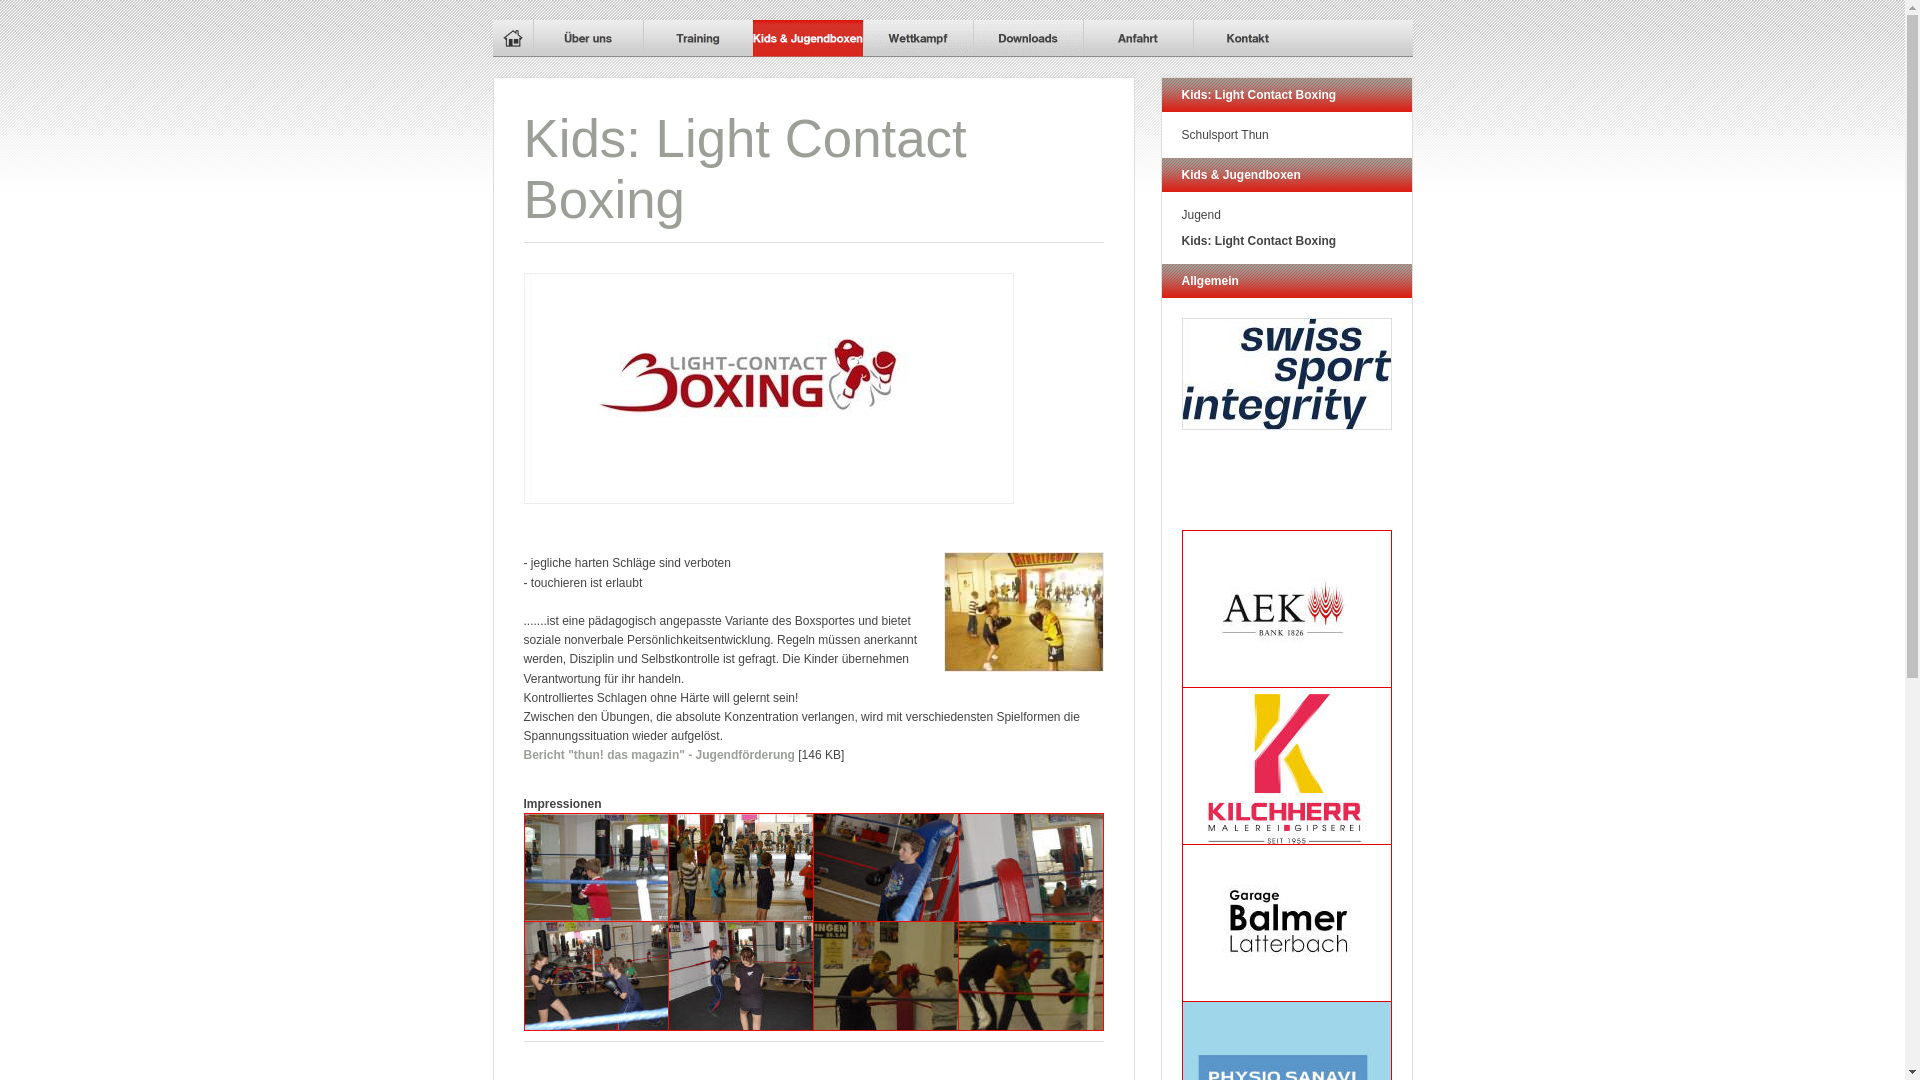  Describe the element at coordinates (1161, 239) in the screenshot. I see `'Kids: Light Contact Boxing'` at that location.